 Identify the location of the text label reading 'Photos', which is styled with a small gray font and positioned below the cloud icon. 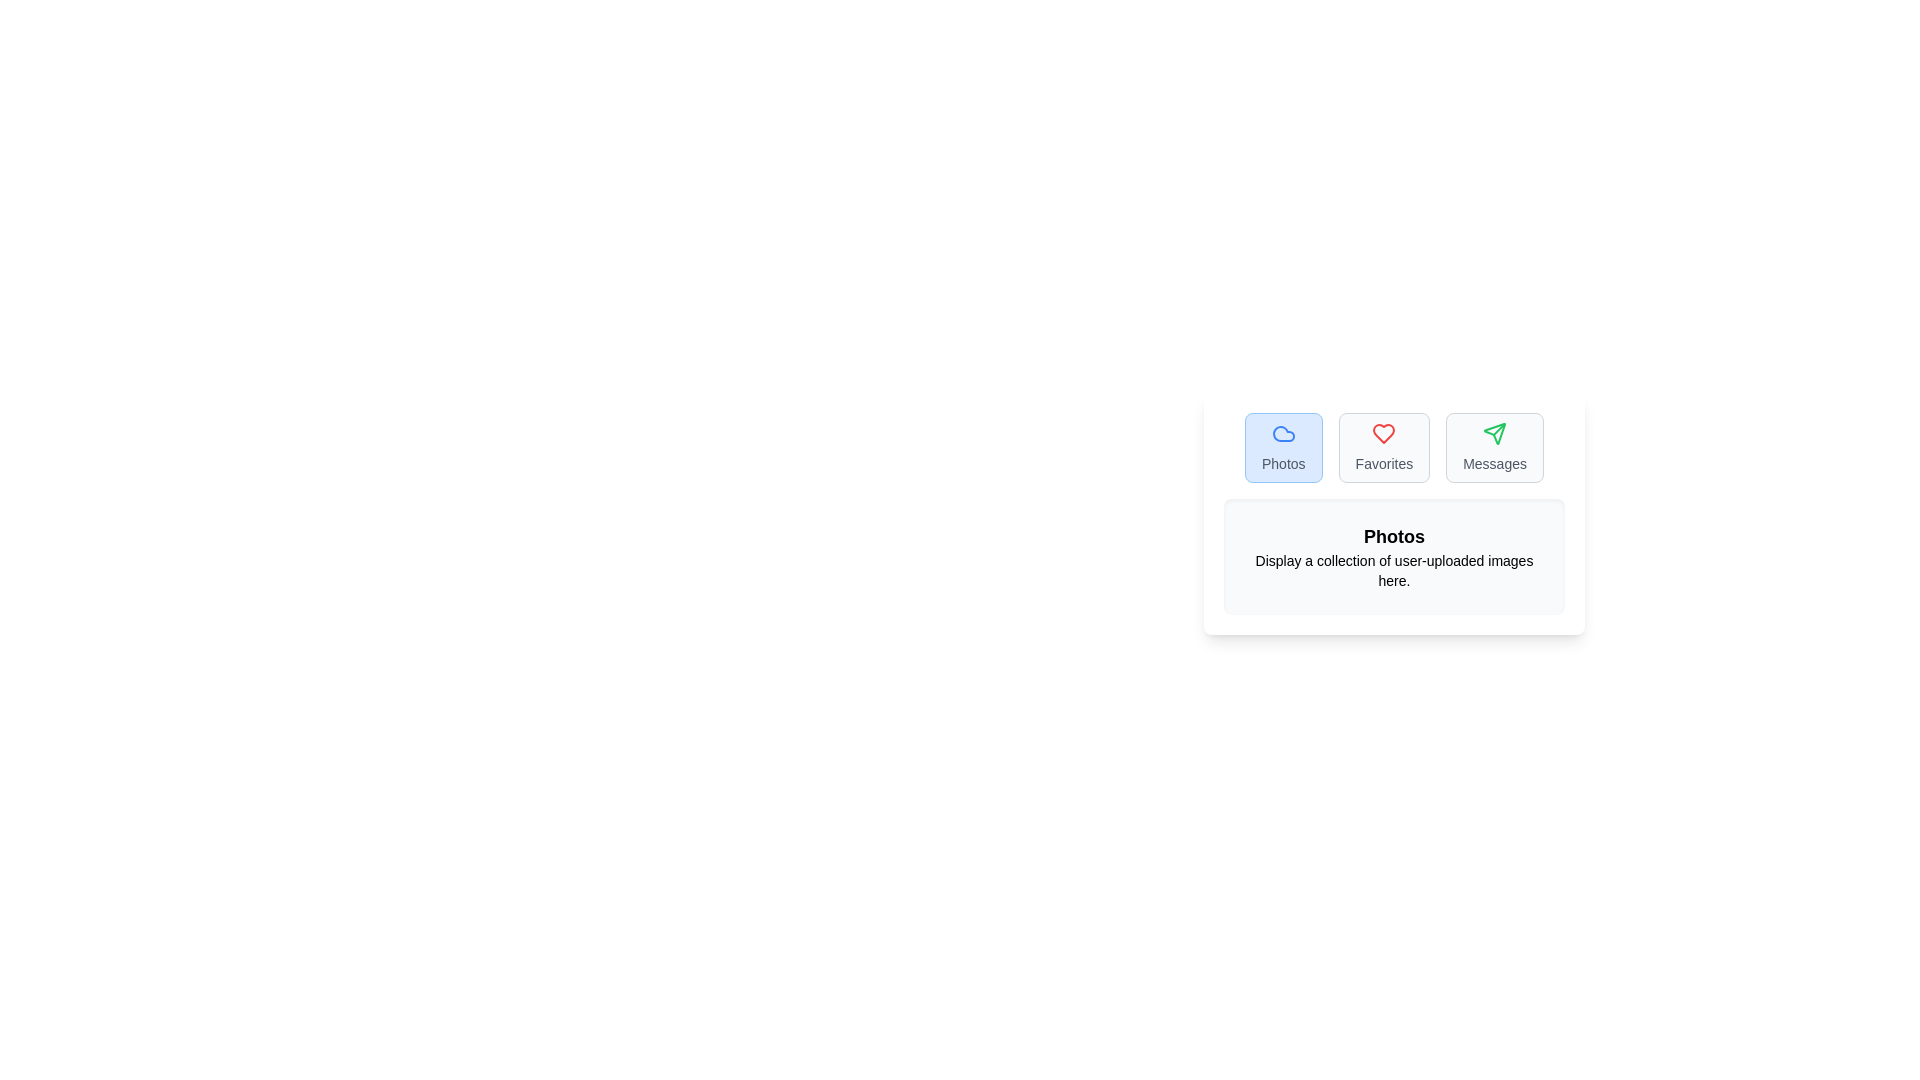
(1283, 463).